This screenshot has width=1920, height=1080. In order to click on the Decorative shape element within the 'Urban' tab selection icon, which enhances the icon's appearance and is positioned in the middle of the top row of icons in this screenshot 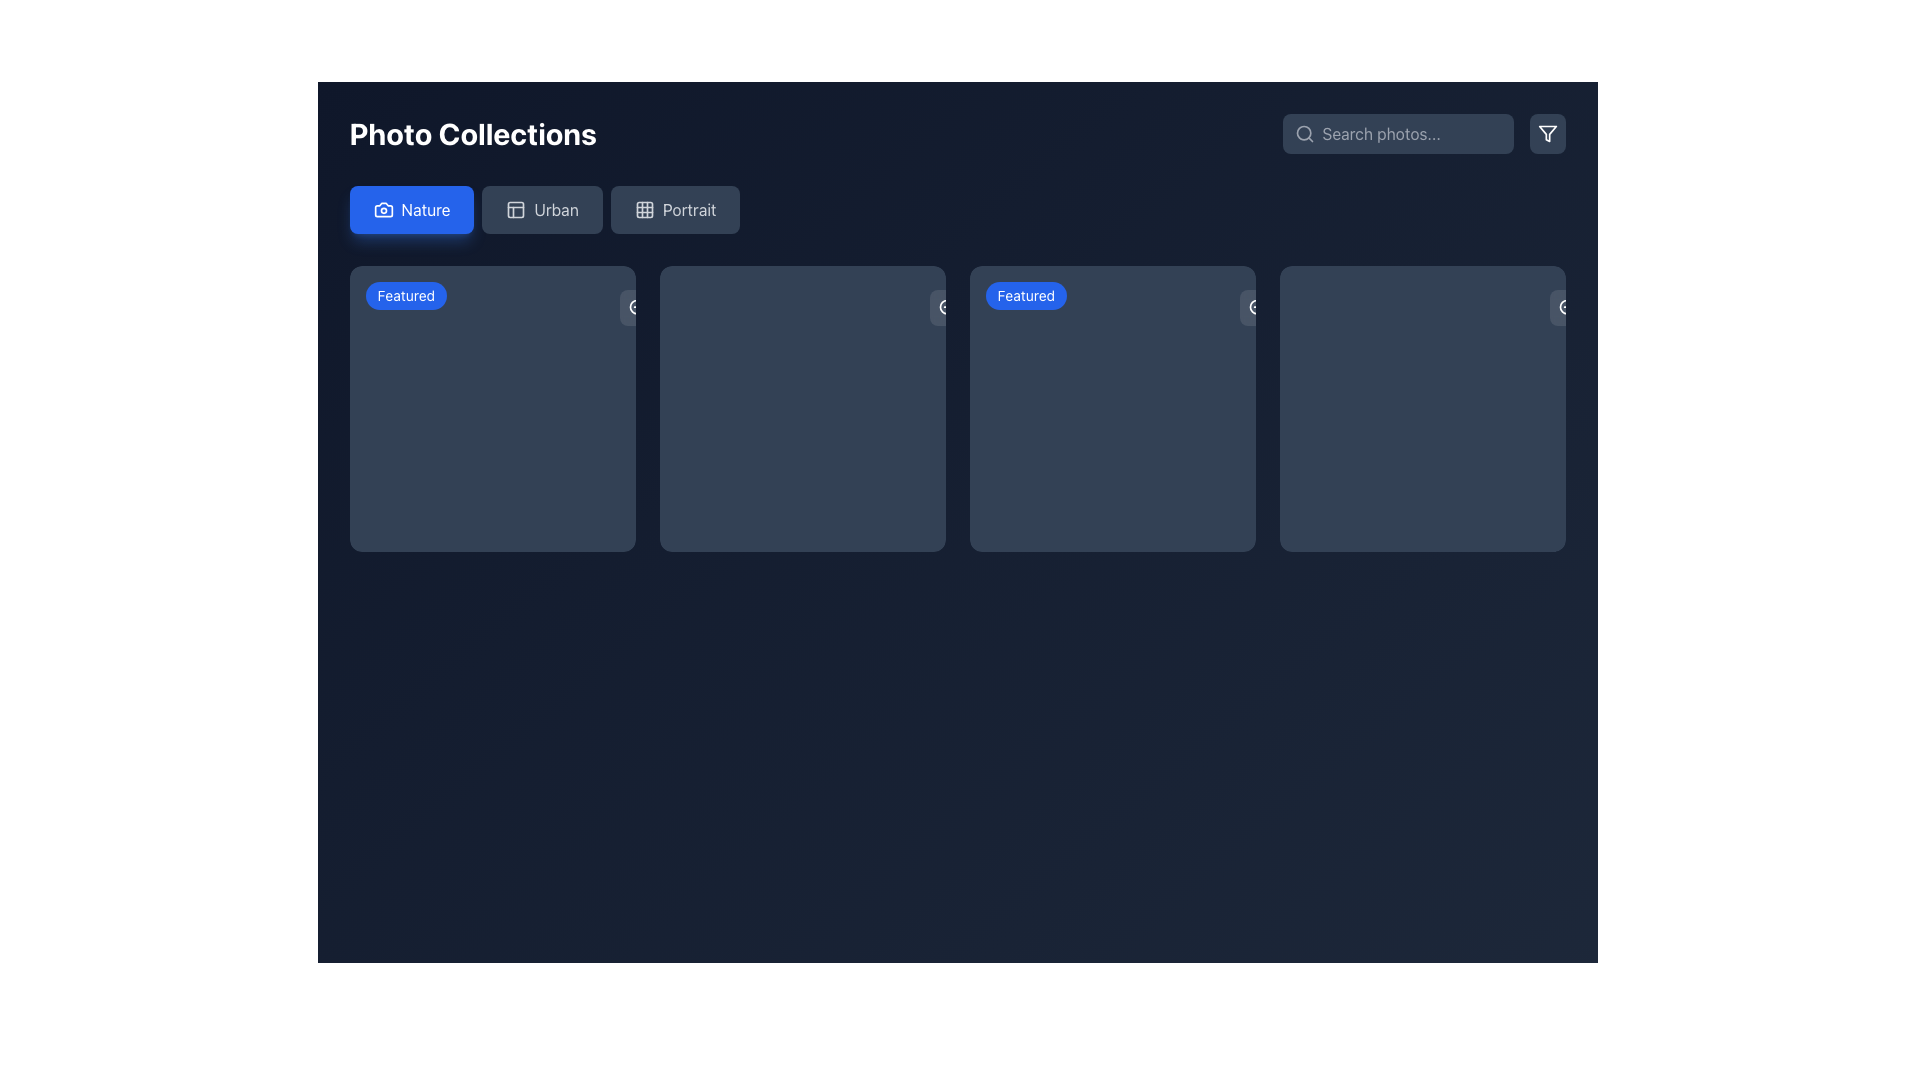, I will do `click(516, 209)`.